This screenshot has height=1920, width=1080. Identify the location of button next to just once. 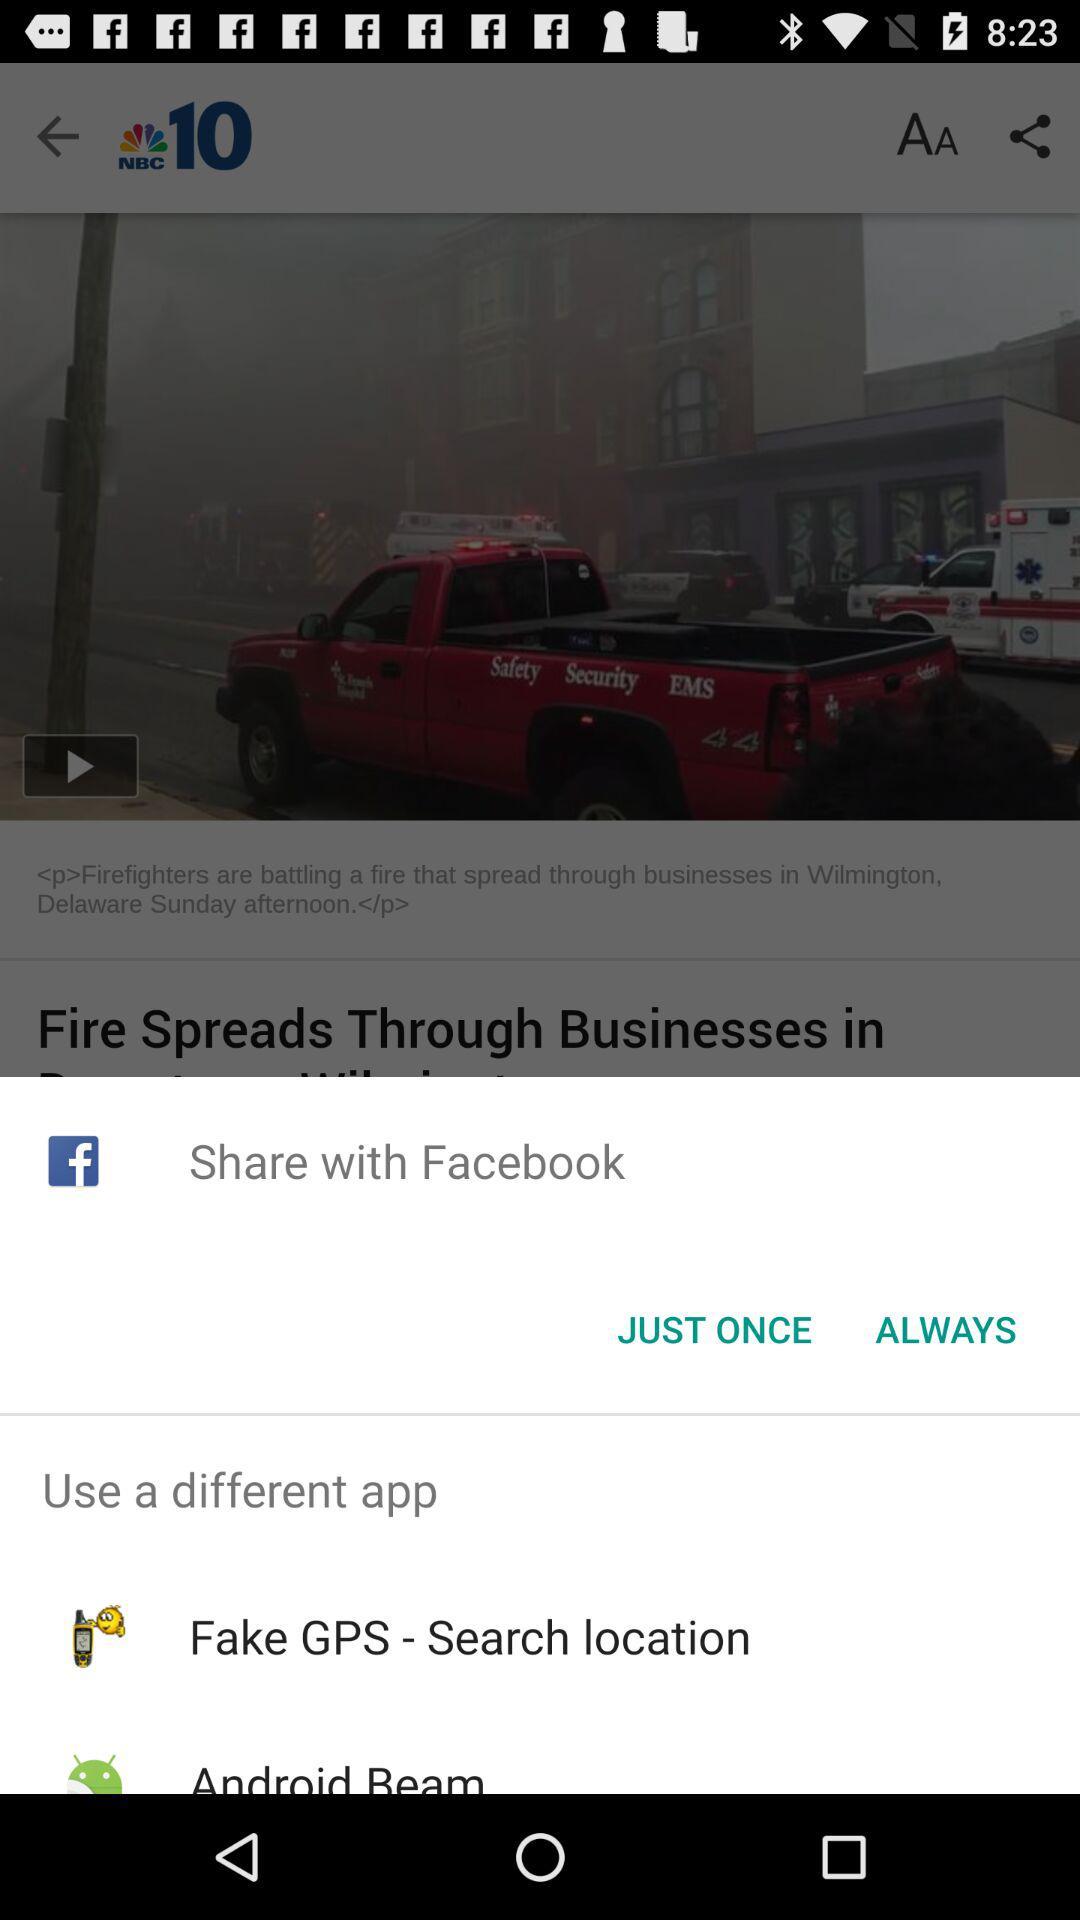
(945, 1329).